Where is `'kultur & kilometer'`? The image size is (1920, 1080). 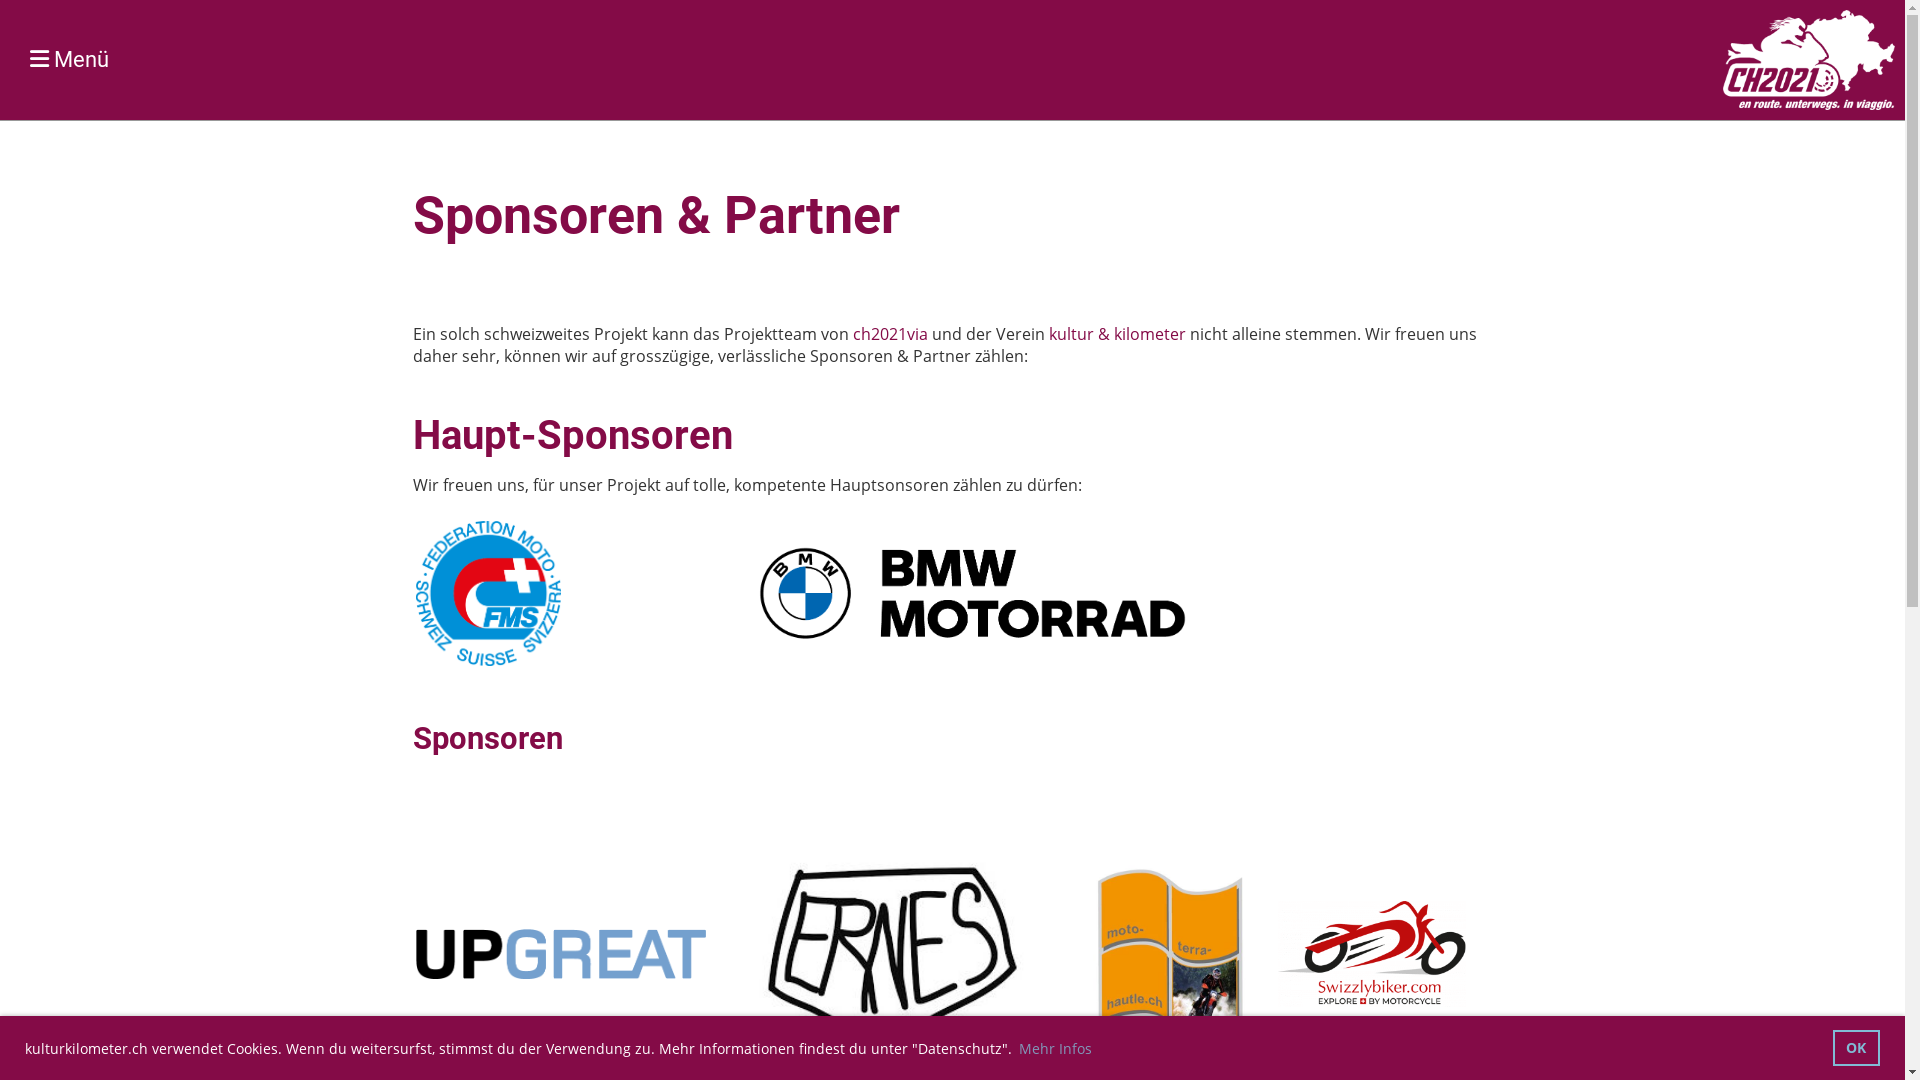 'kultur & kilometer' is located at coordinates (1115, 333).